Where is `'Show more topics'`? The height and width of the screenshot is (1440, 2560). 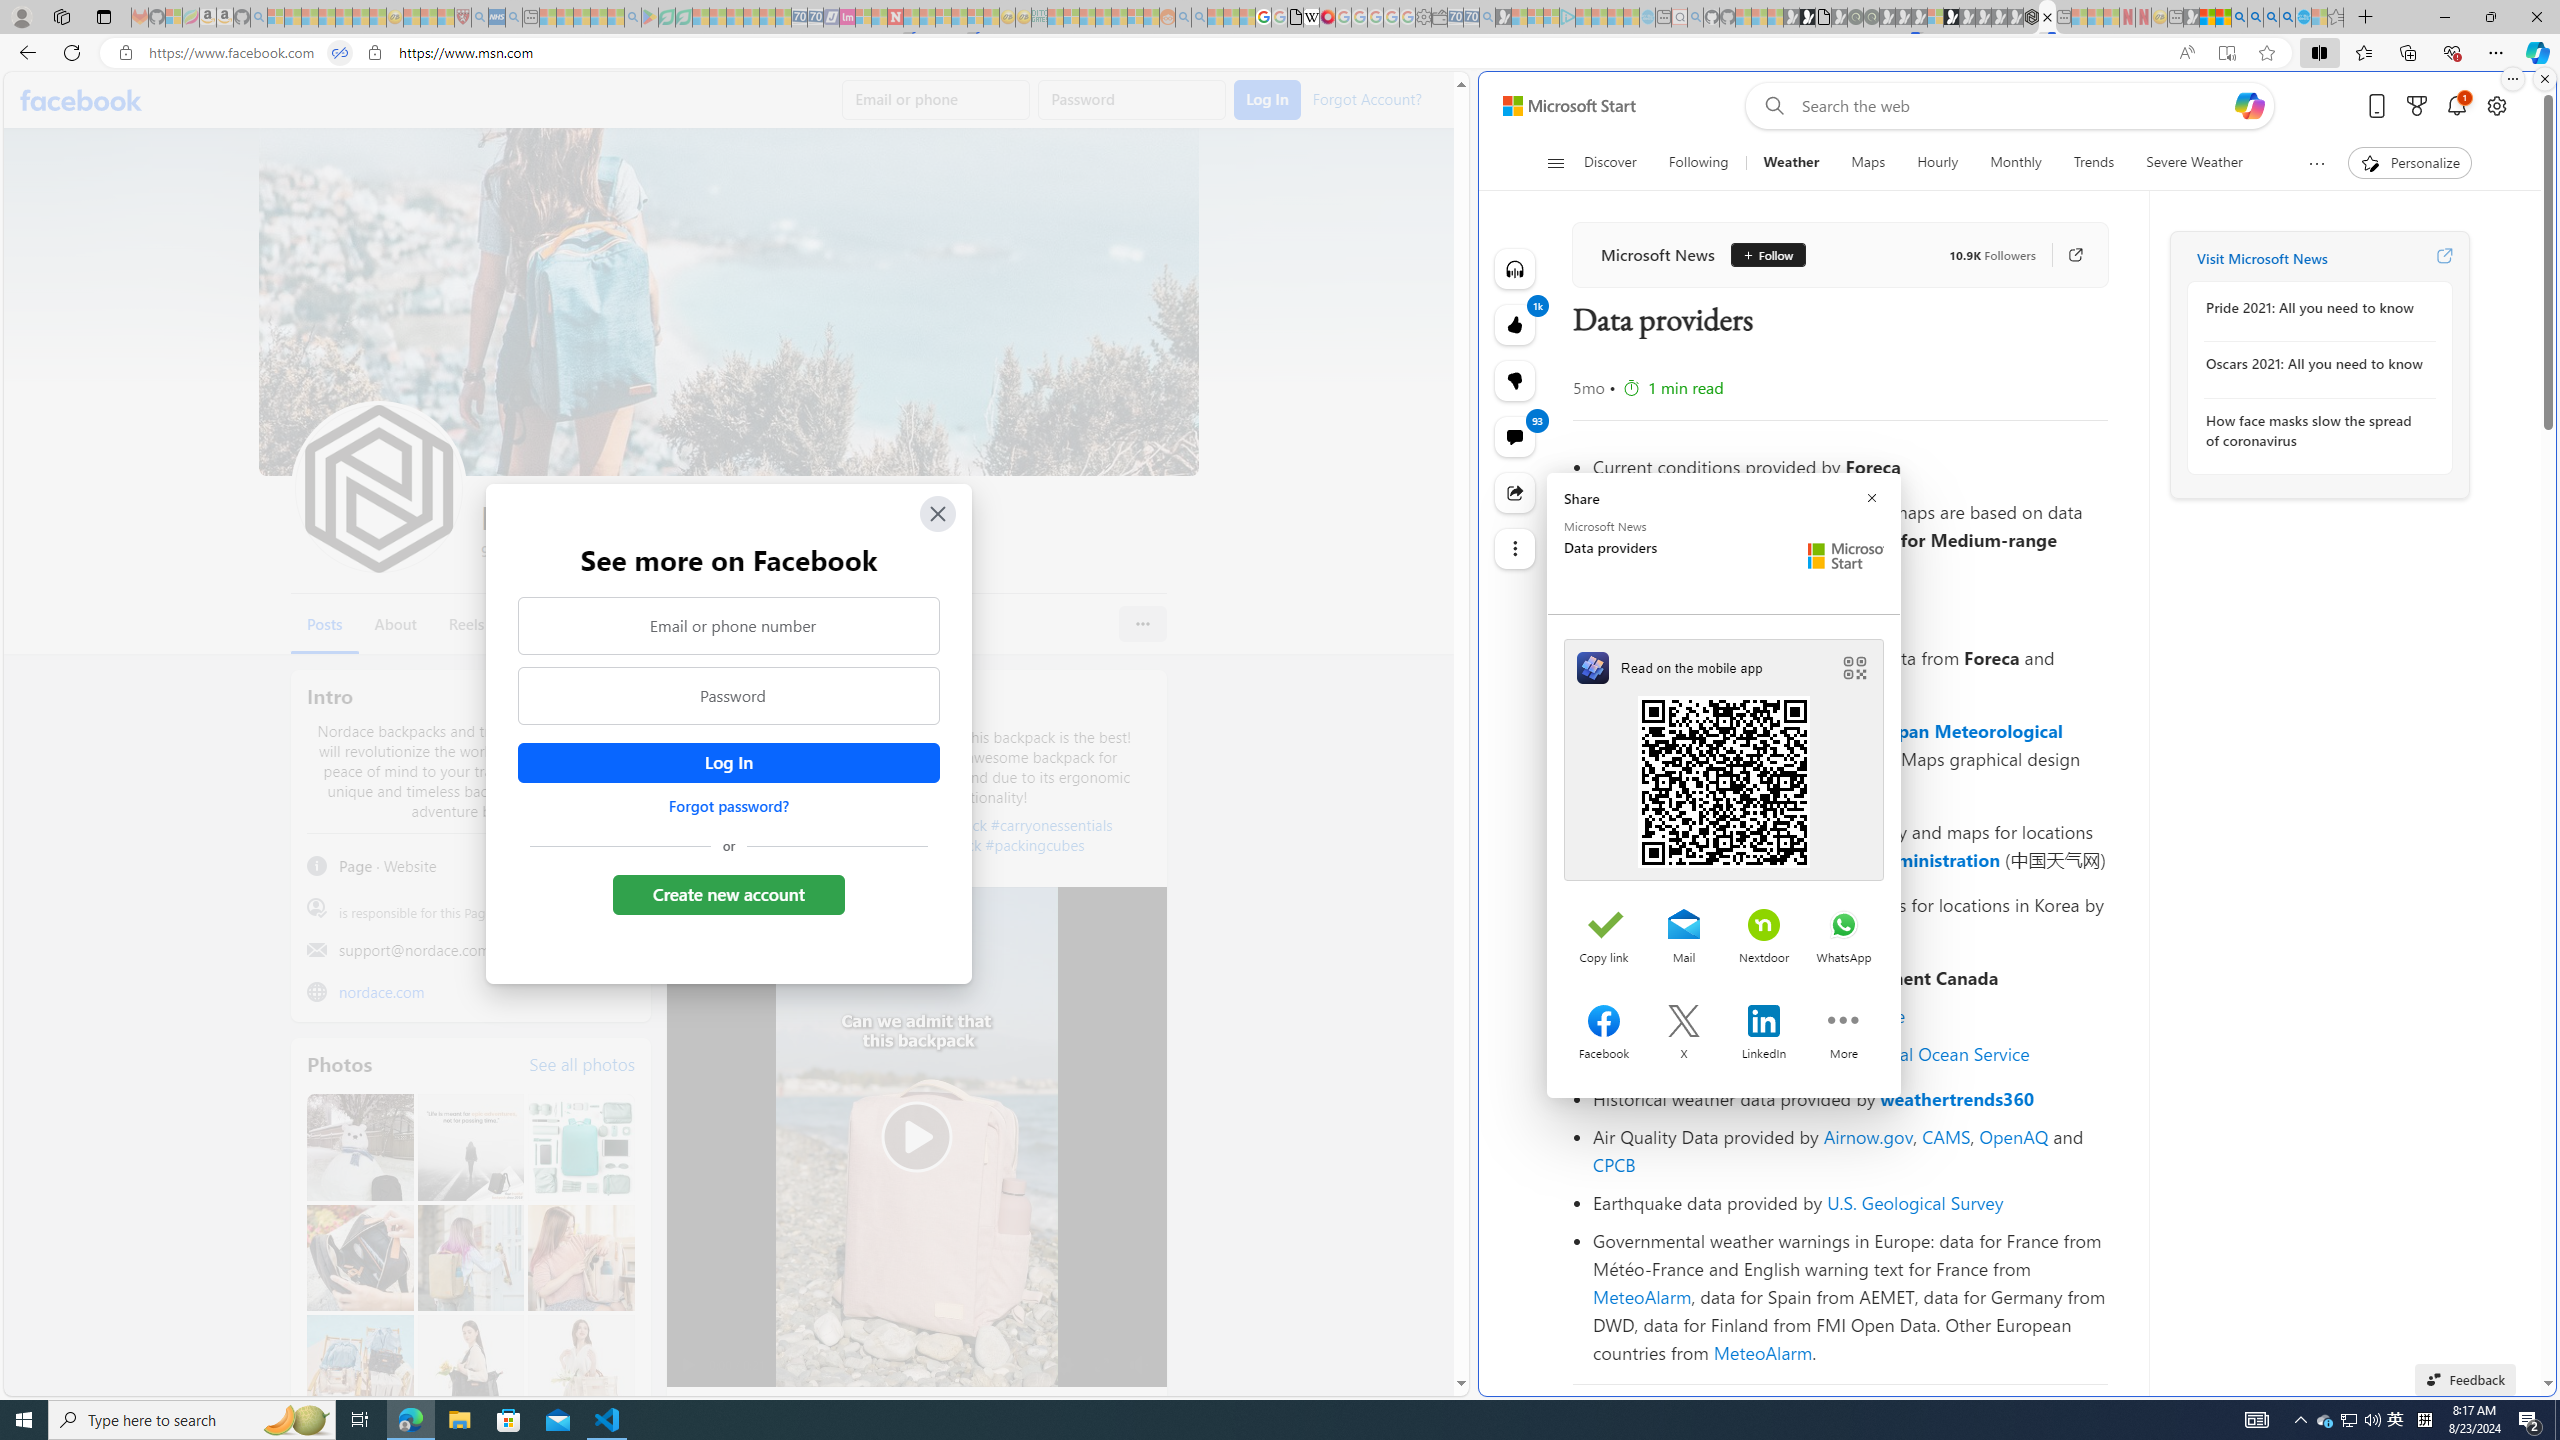
'Show more topics' is located at coordinates (2315, 162).